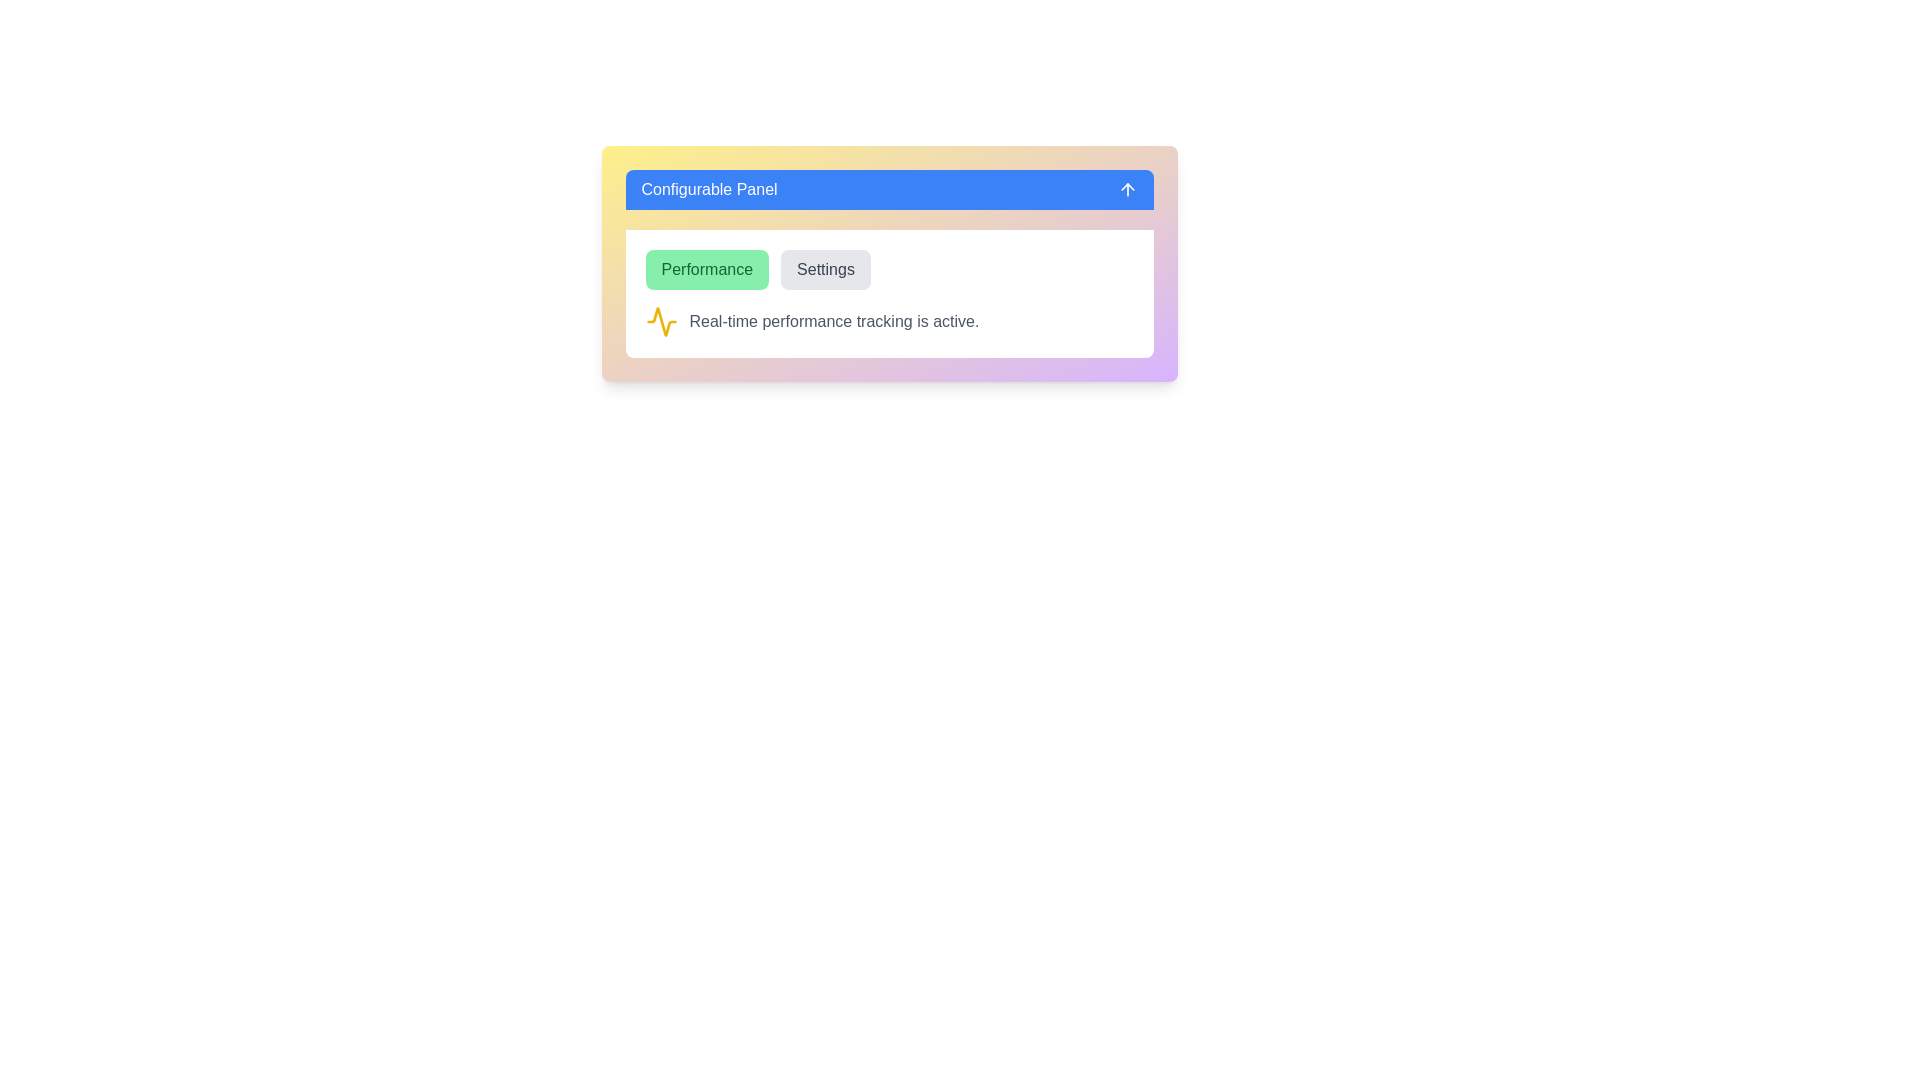  Describe the element at coordinates (888, 320) in the screenshot. I see `the informational text element that contains a yellow pulsating activity icon and the text 'Real-time performance tracking is active.'` at that location.